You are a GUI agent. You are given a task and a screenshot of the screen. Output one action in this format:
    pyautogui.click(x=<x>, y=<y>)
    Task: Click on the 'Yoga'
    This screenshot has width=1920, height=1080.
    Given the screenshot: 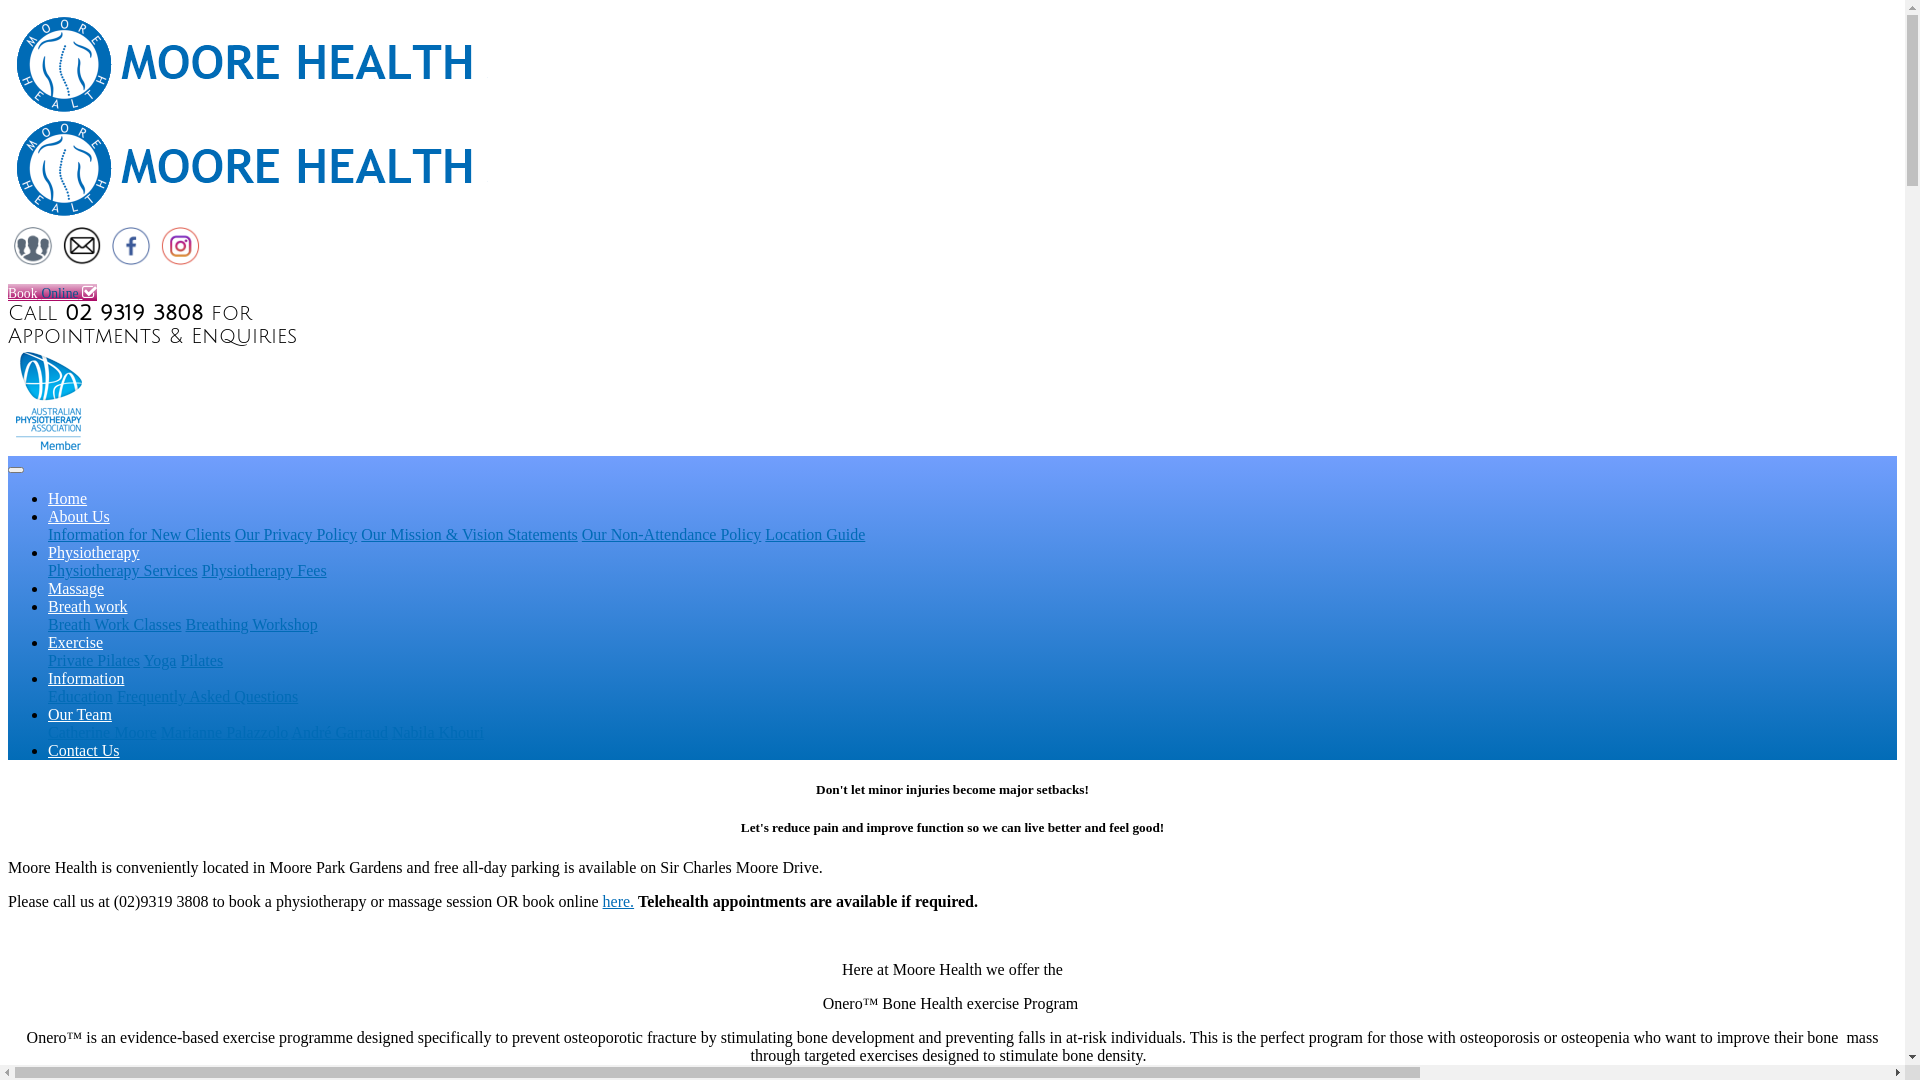 What is the action you would take?
    pyautogui.click(x=158, y=660)
    